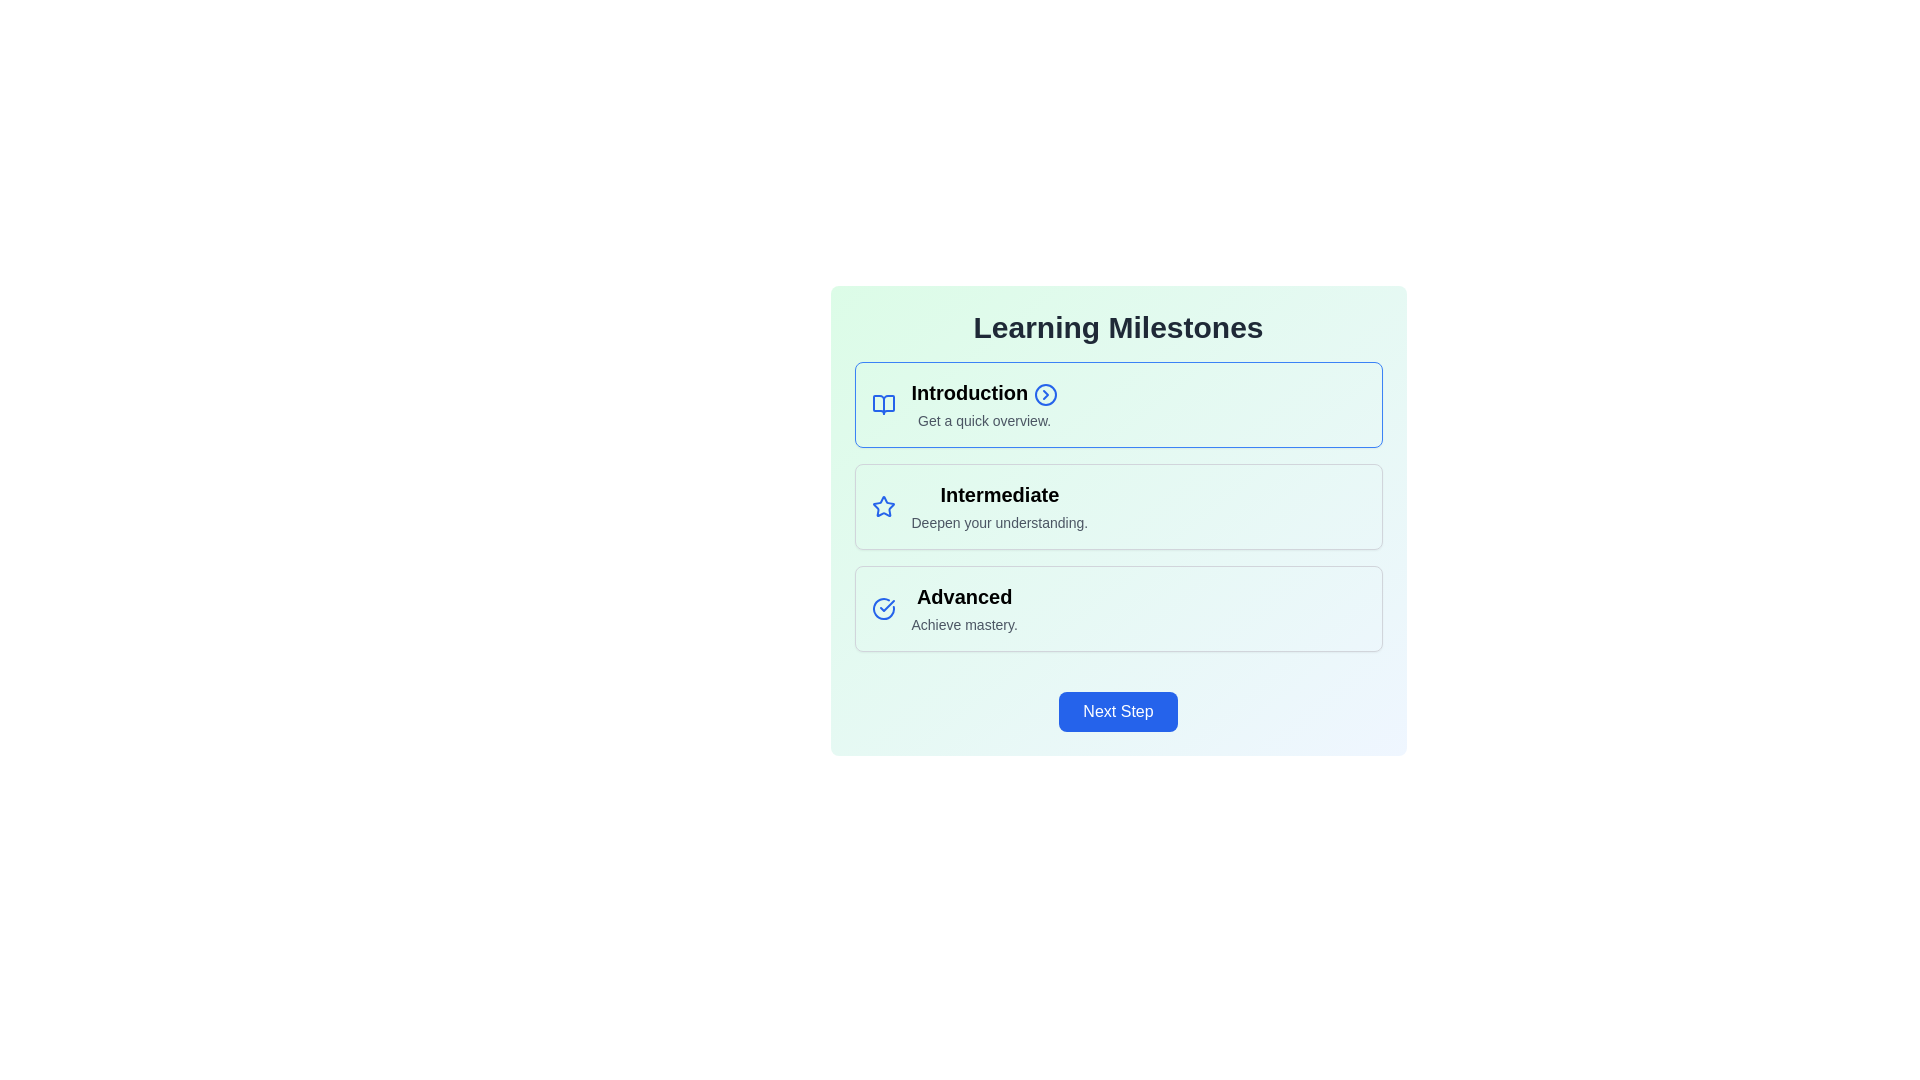  What do you see at coordinates (882, 608) in the screenshot?
I see `the visual indicator icon located in the third box of the 'Learning Milestones' section, which denotes the completion or activation status of the 'Advanced' milestone, positioned to the left of the text 'Advanced'` at bounding box center [882, 608].